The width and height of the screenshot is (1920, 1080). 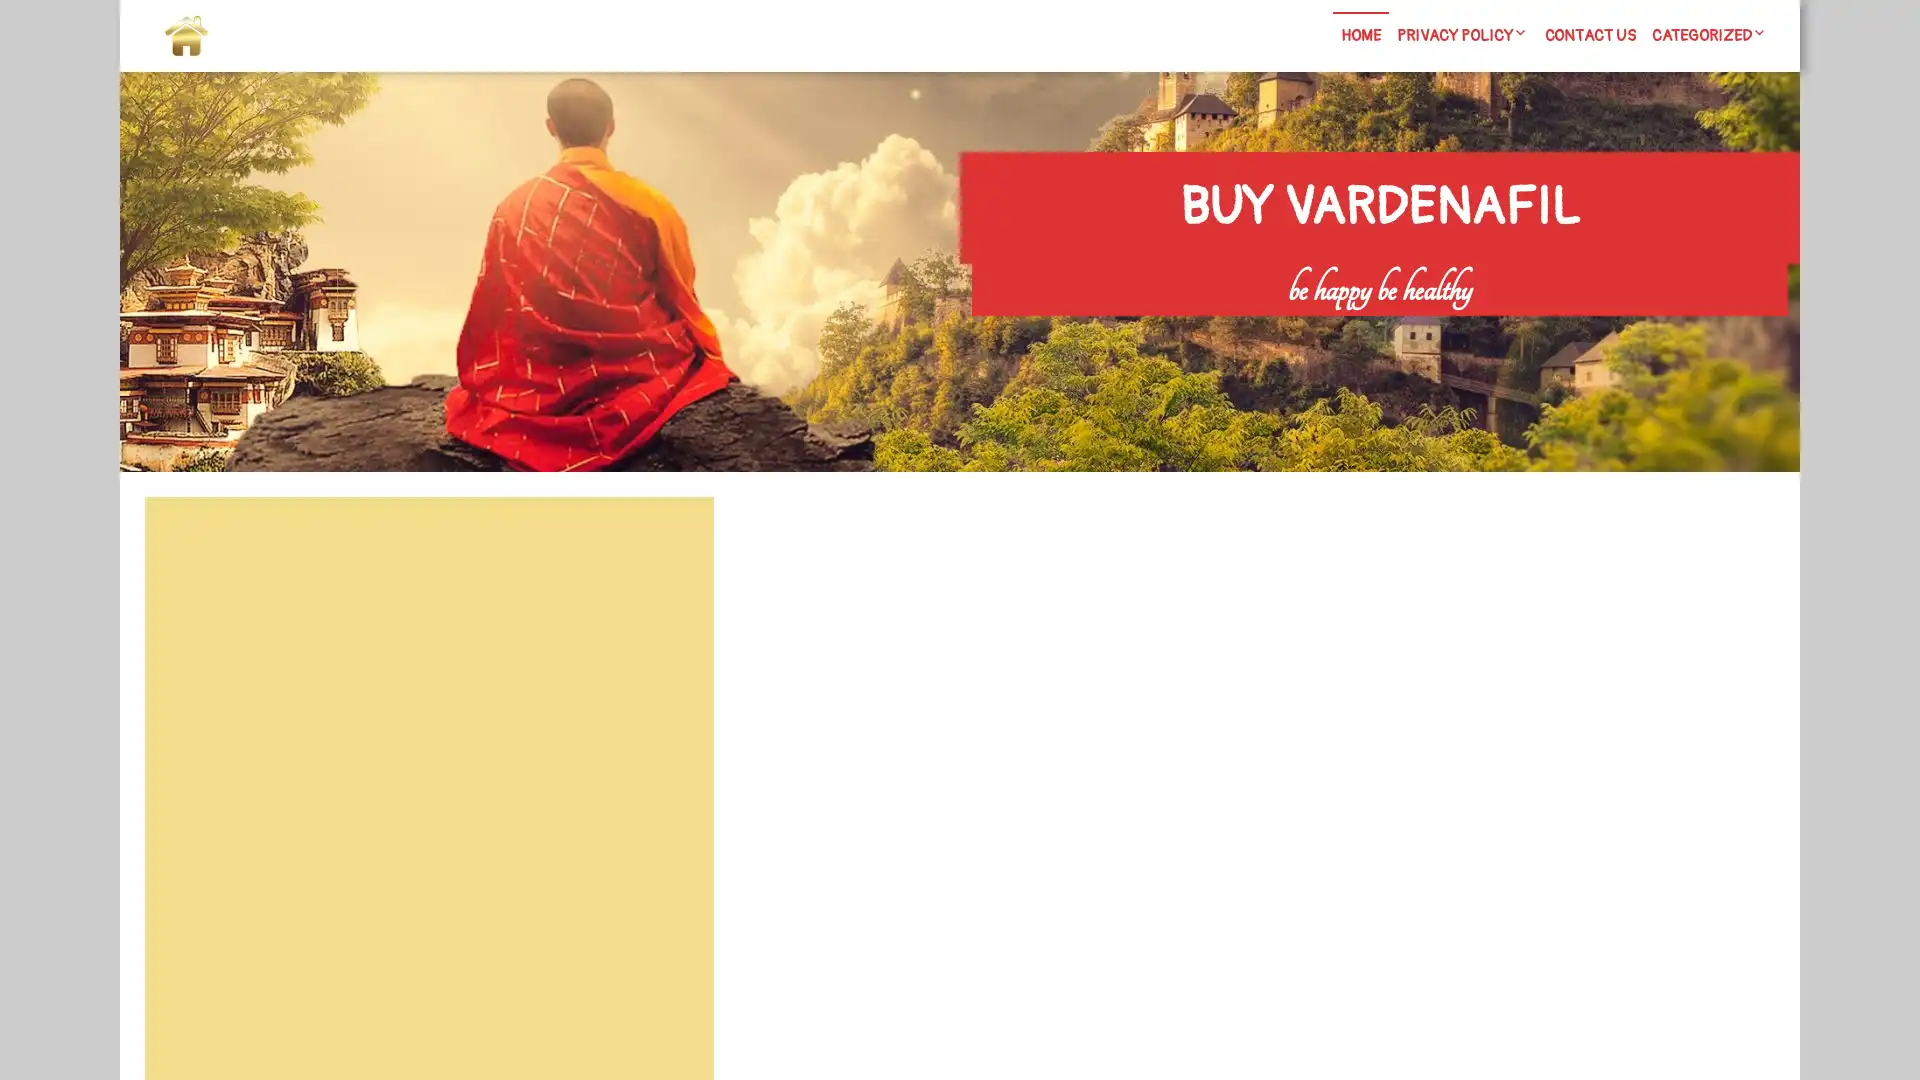 I want to click on Search, so click(x=667, y=545).